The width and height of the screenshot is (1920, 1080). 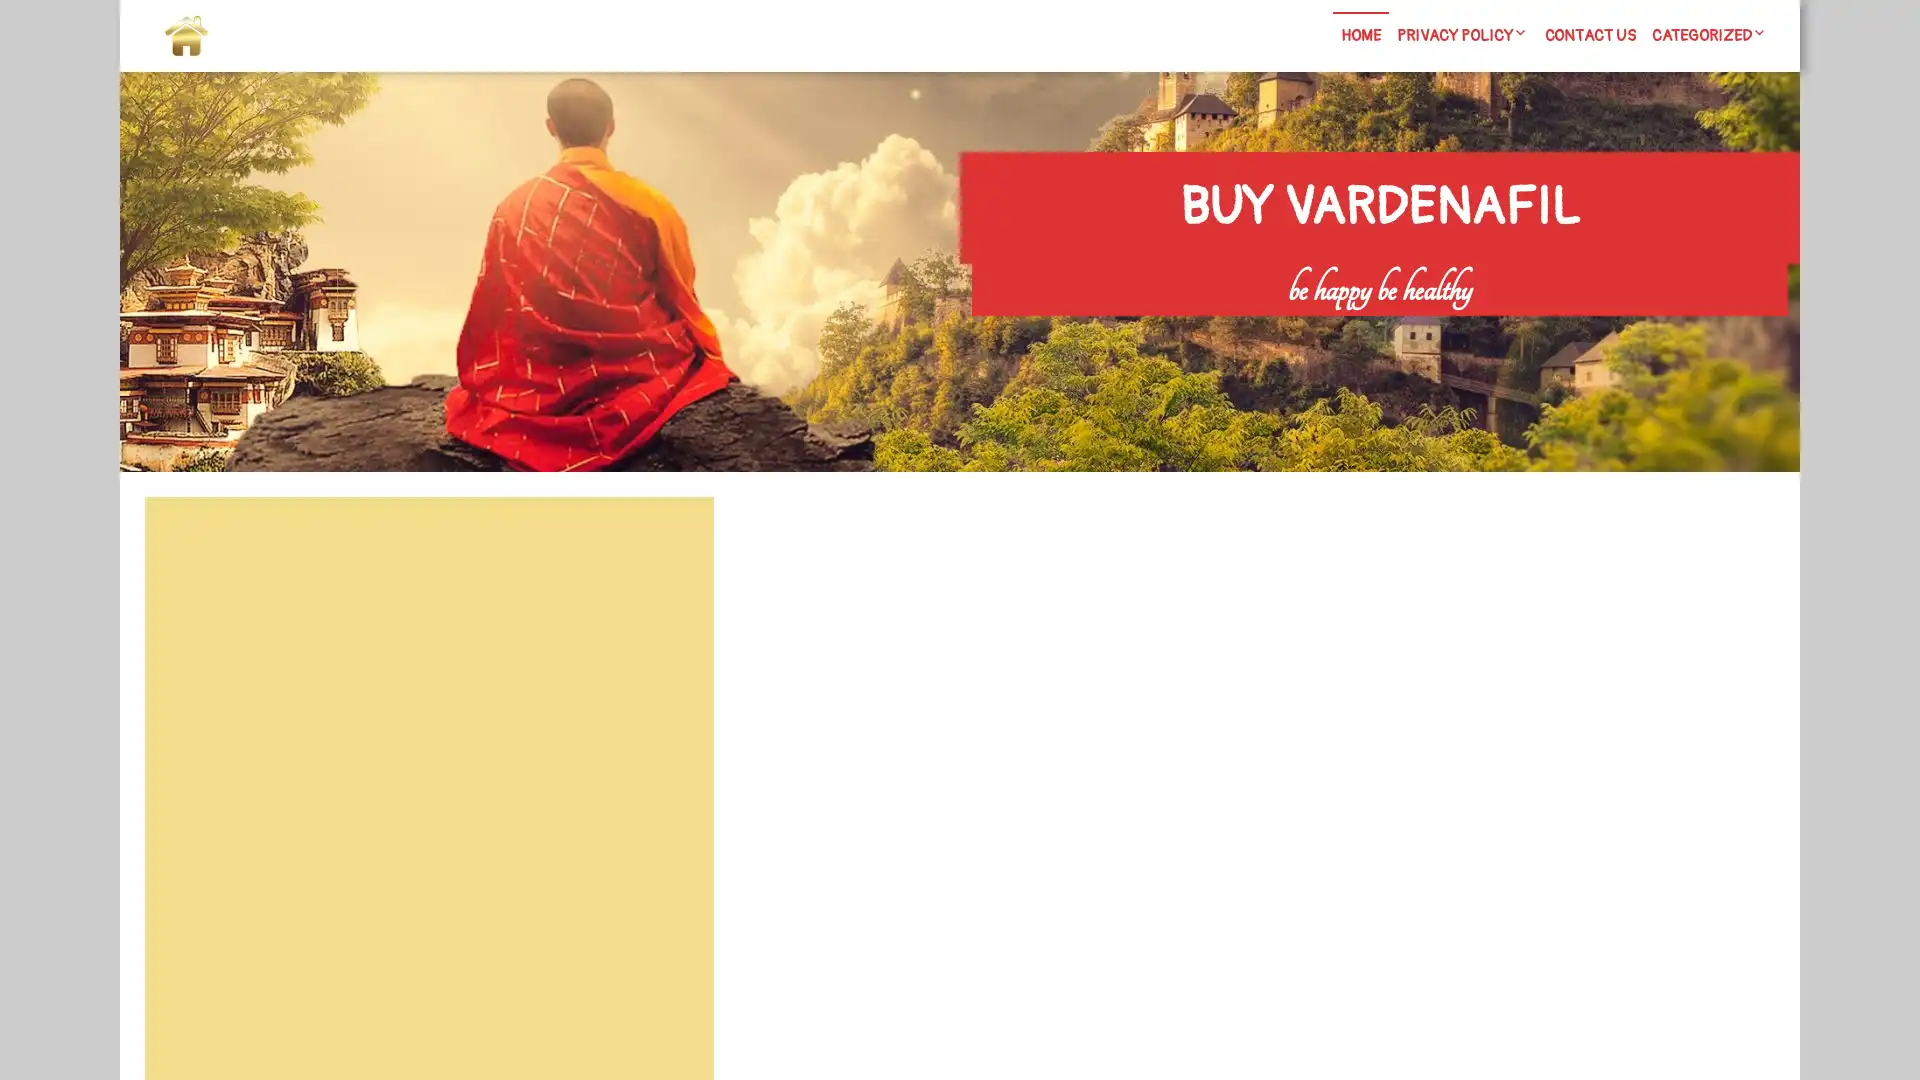 I want to click on Search, so click(x=667, y=545).